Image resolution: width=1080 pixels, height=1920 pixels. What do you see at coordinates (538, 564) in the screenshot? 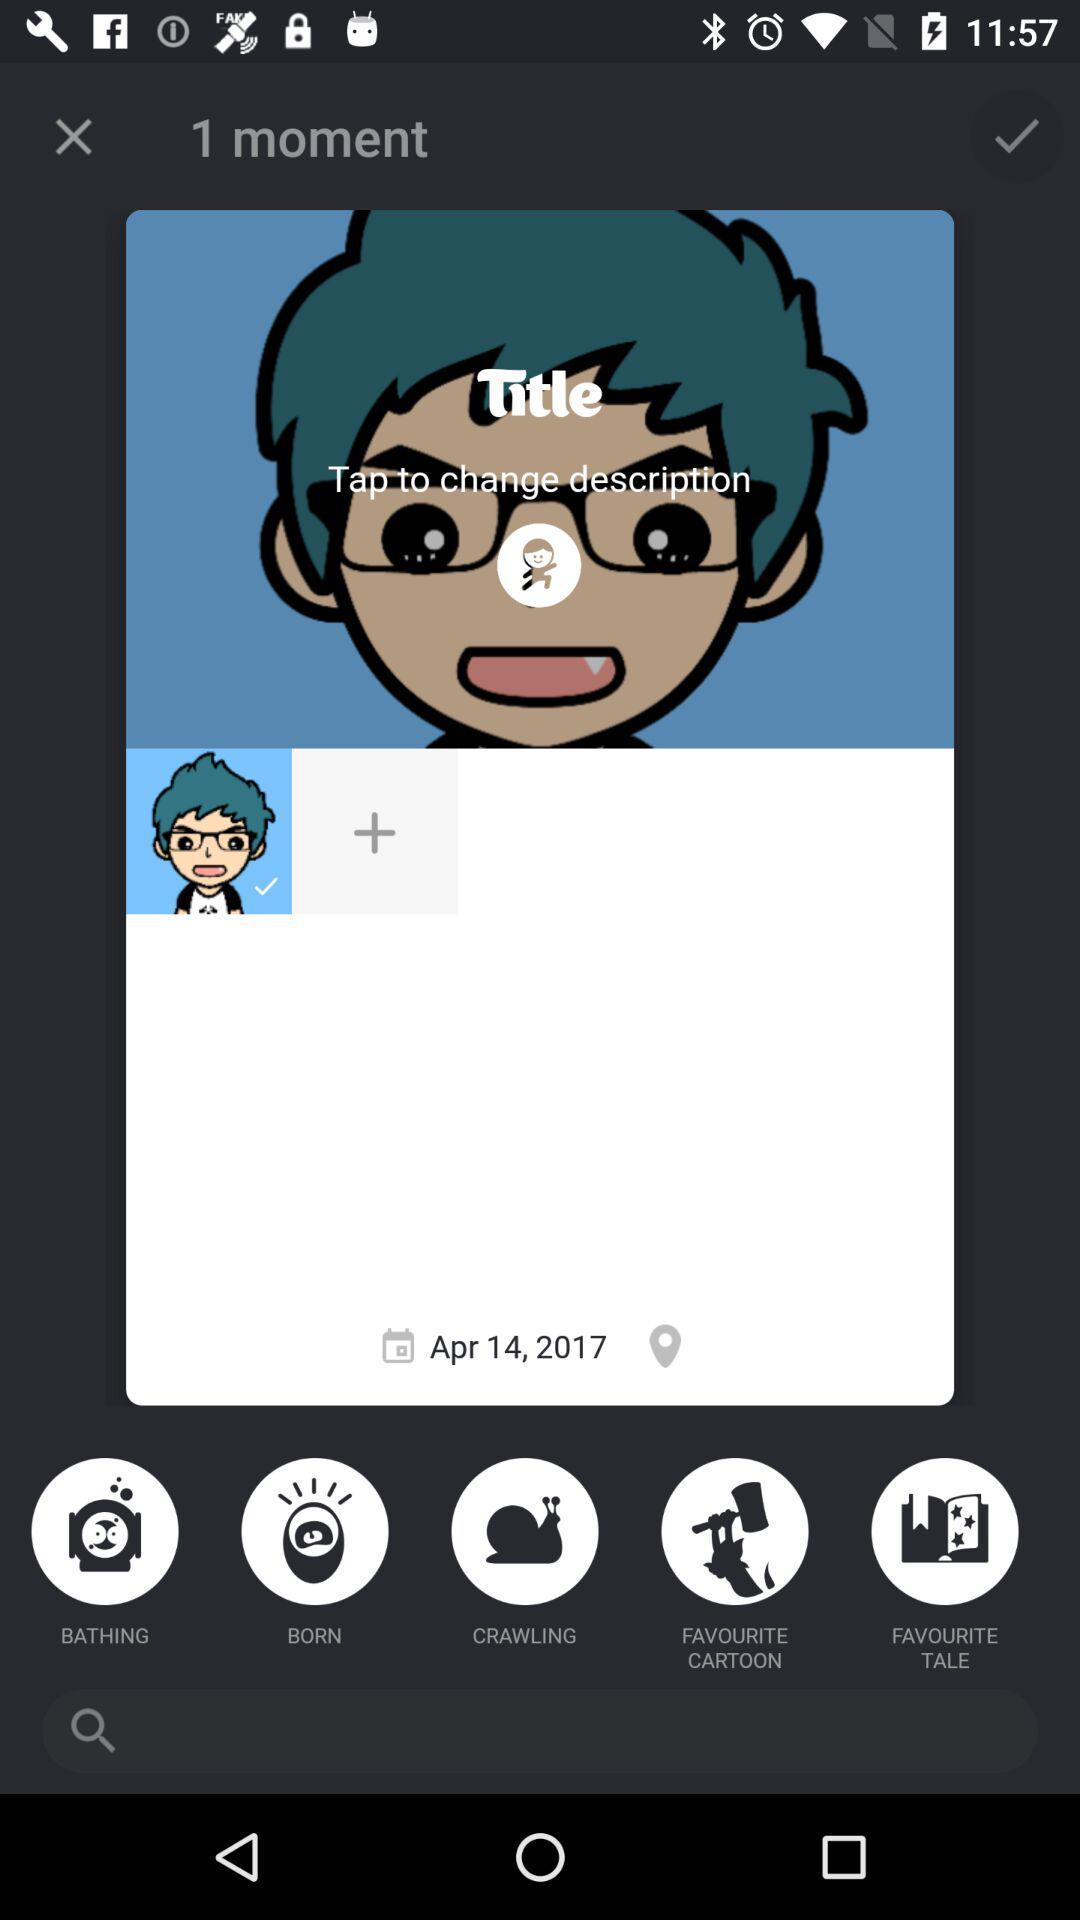
I see `icon above the apr 14, 2017 icon` at bounding box center [538, 564].